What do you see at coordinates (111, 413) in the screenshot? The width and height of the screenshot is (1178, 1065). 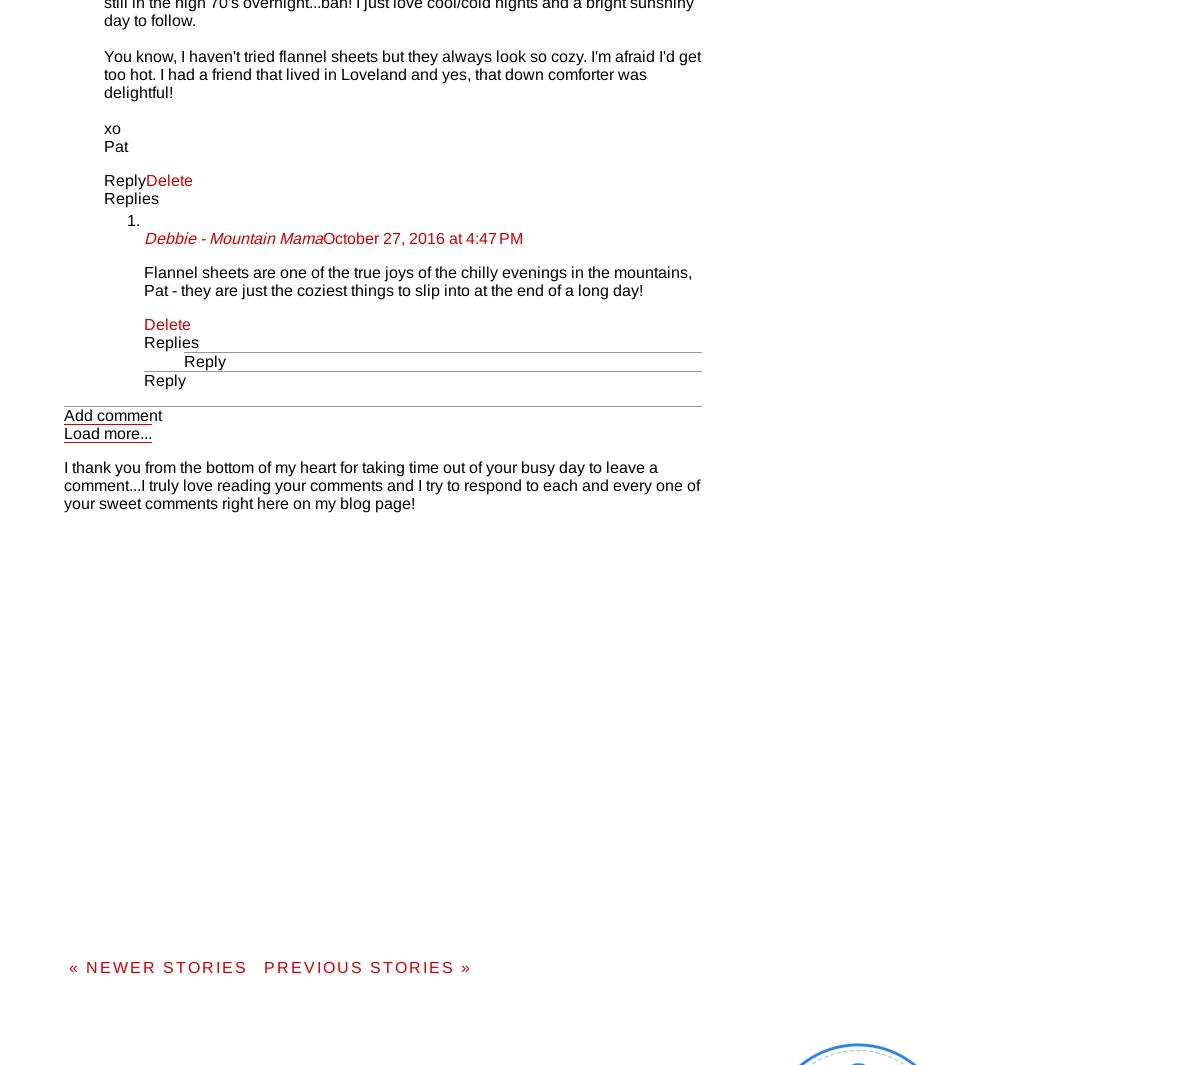 I see `'Add comment'` at bounding box center [111, 413].